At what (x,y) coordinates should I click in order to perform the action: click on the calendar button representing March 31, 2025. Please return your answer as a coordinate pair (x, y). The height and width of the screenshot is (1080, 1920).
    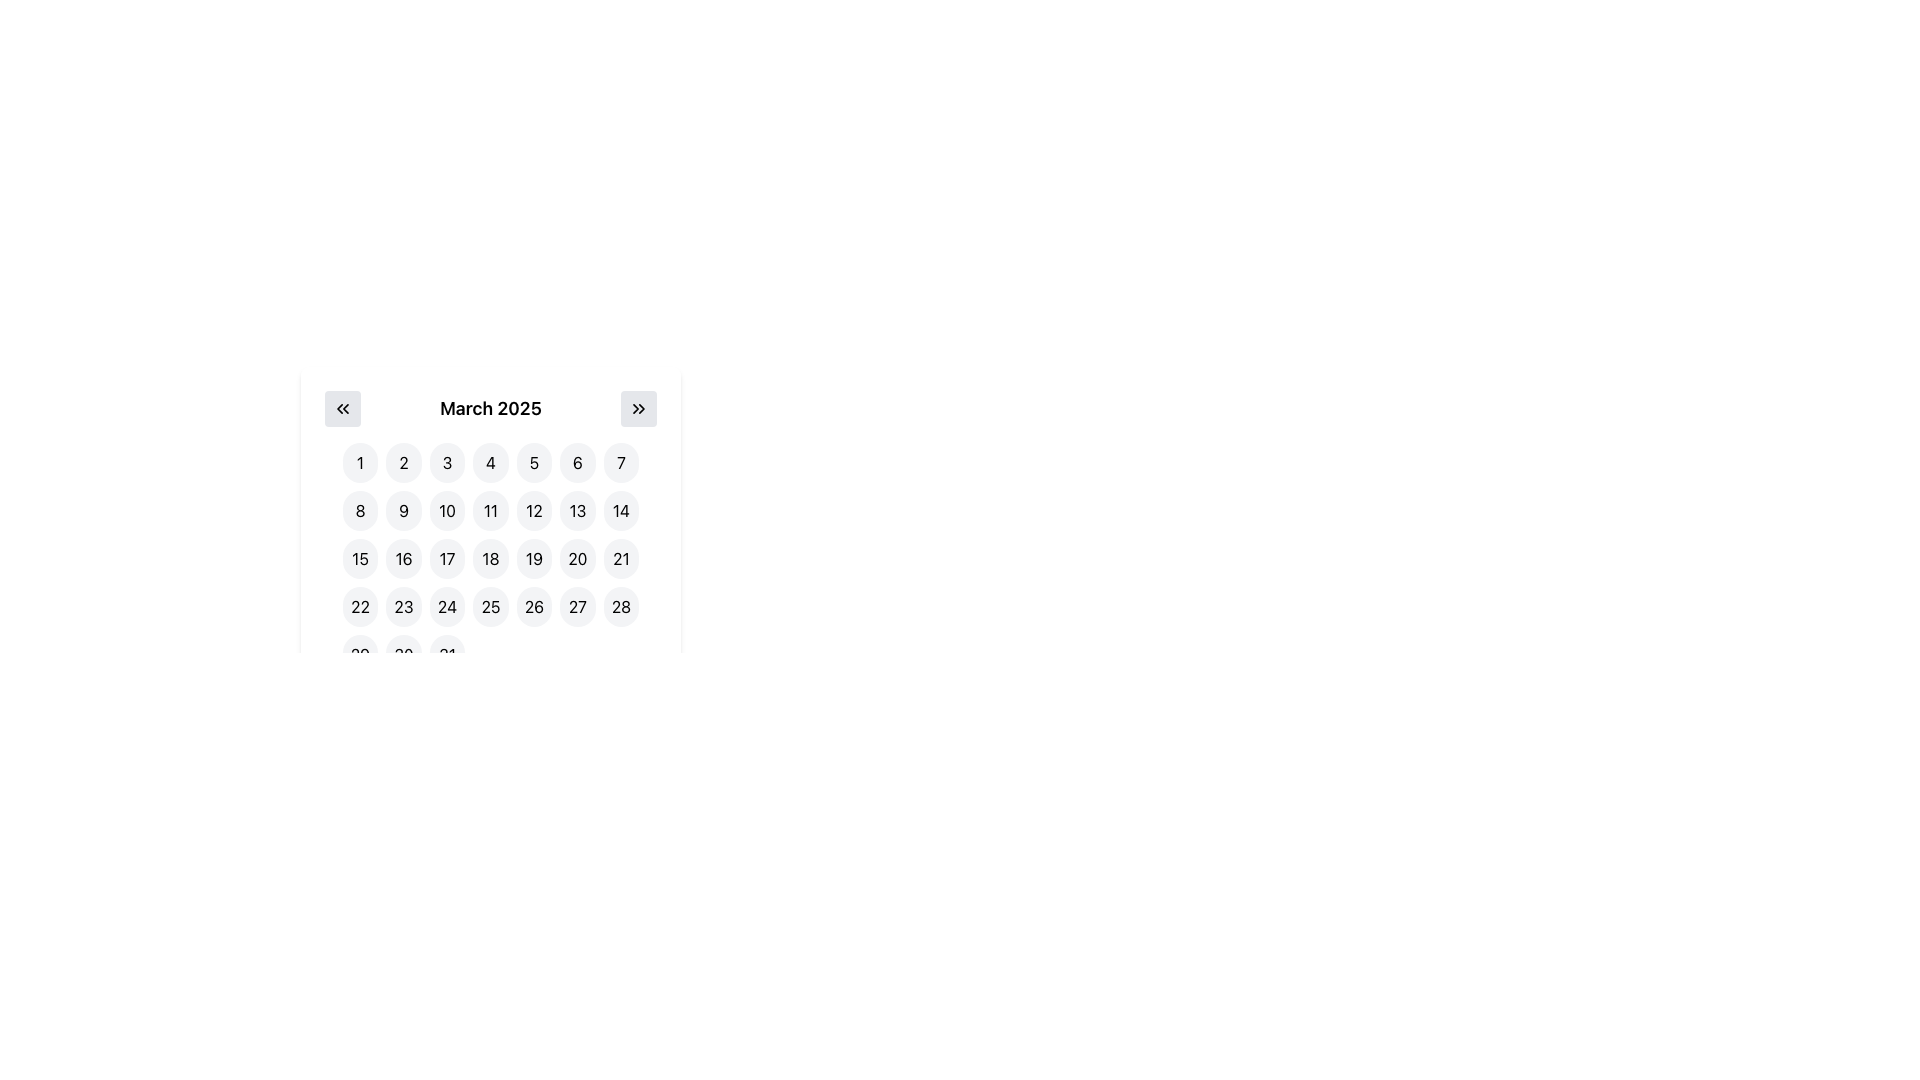
    Looking at the image, I should click on (446, 655).